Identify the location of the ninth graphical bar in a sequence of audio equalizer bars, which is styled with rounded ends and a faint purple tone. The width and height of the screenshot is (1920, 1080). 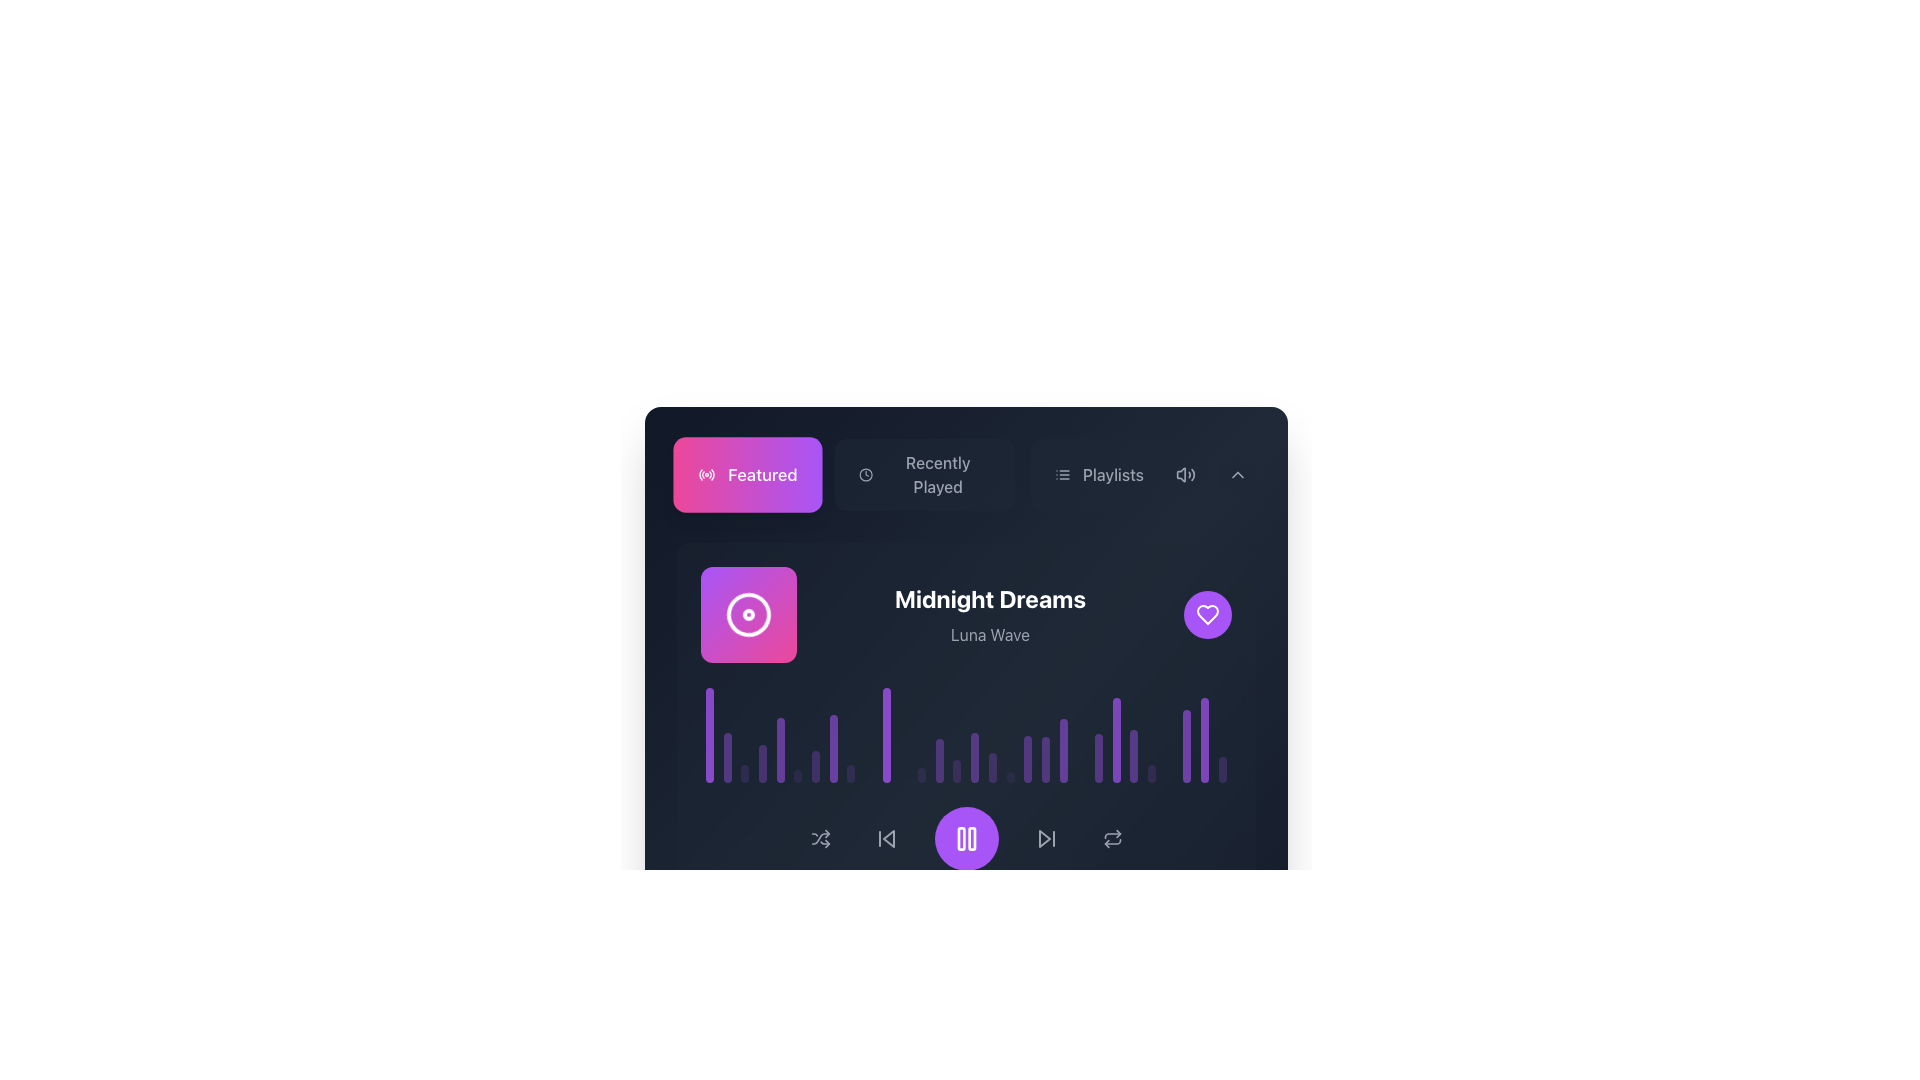
(851, 773).